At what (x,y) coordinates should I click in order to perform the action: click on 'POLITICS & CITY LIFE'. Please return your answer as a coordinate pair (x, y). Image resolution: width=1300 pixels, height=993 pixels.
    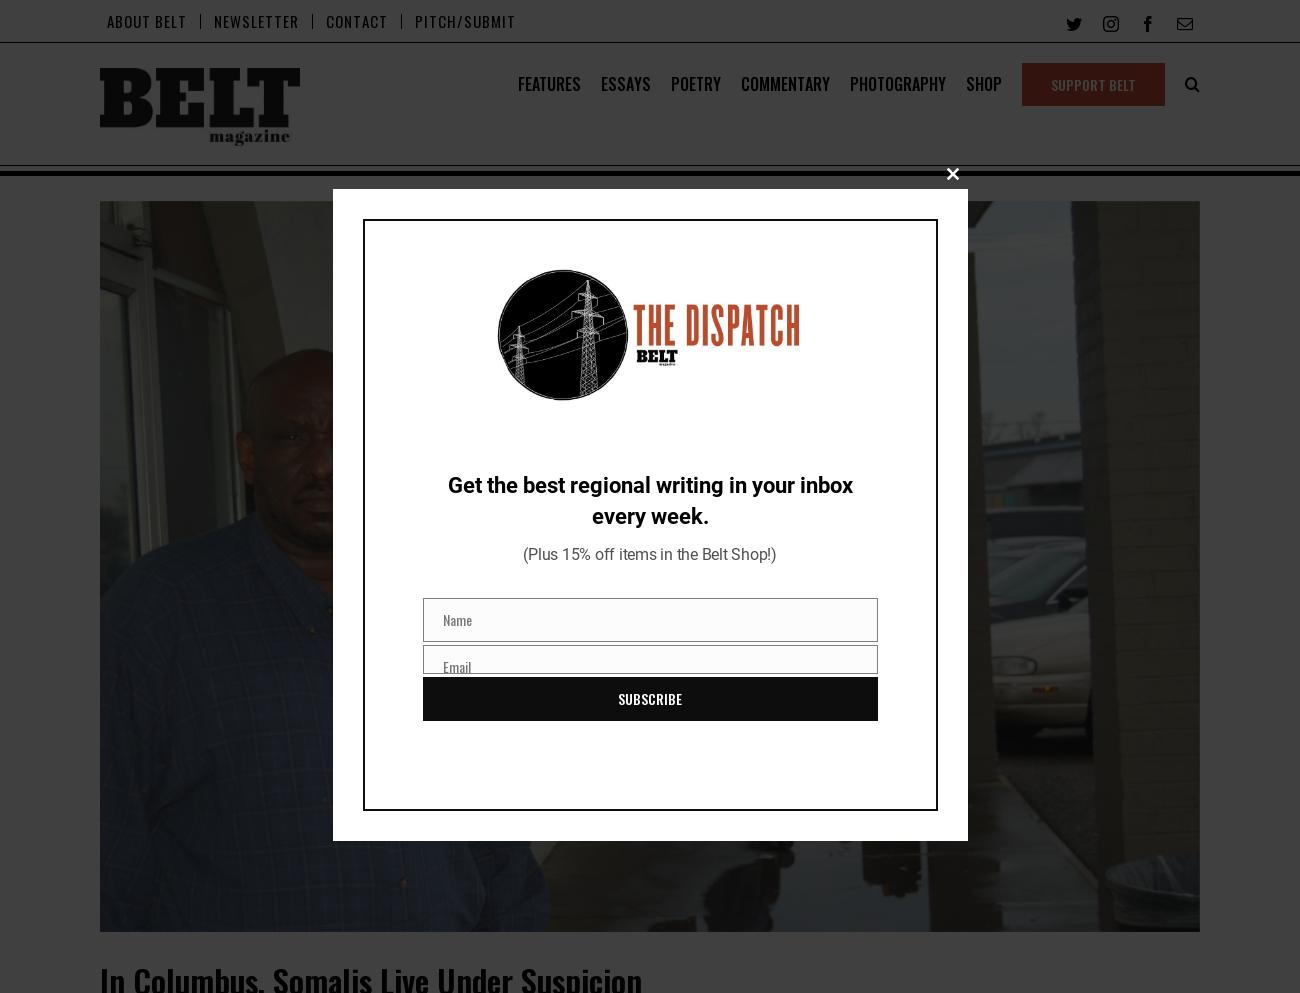
    Looking at the image, I should click on (605, 250).